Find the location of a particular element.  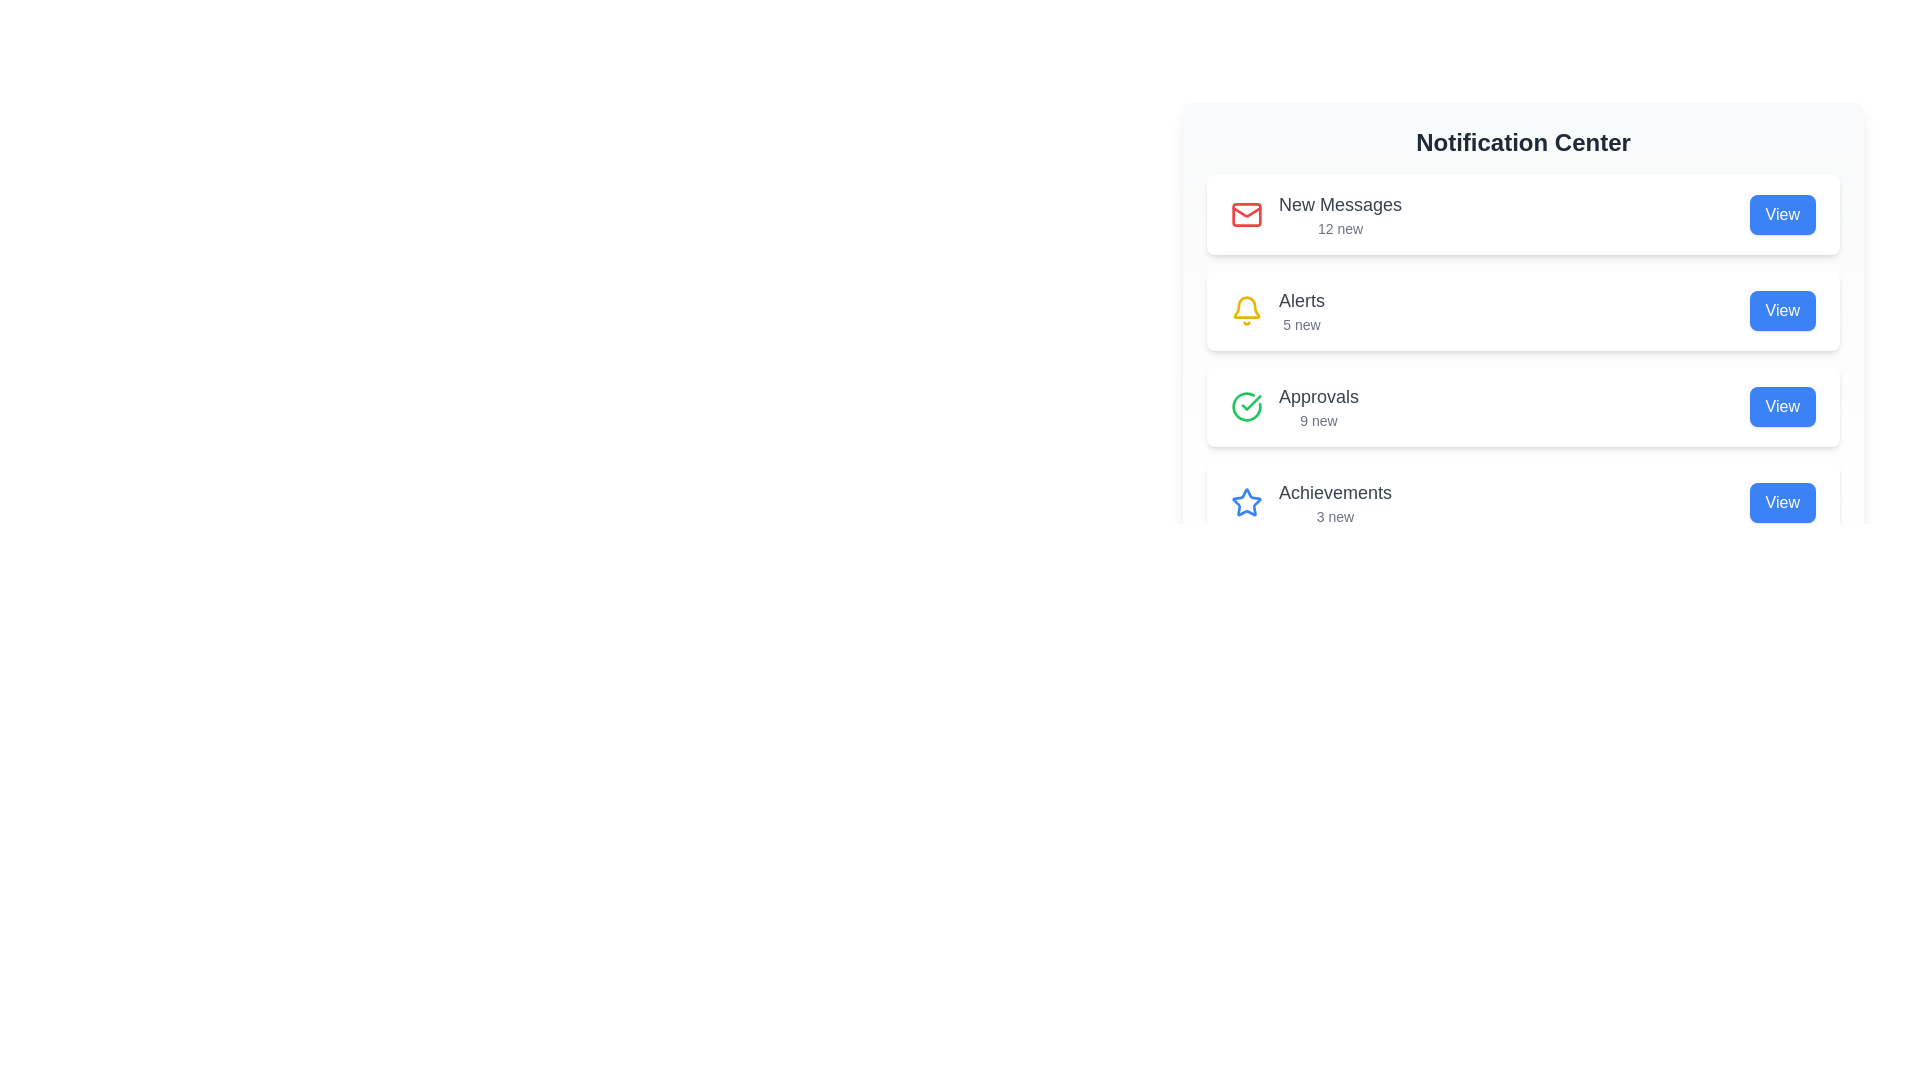

the text label that indicates the category or type of notification, positioned above the '9 new' text and below the green checkmark icon in the notification section is located at coordinates (1319, 397).